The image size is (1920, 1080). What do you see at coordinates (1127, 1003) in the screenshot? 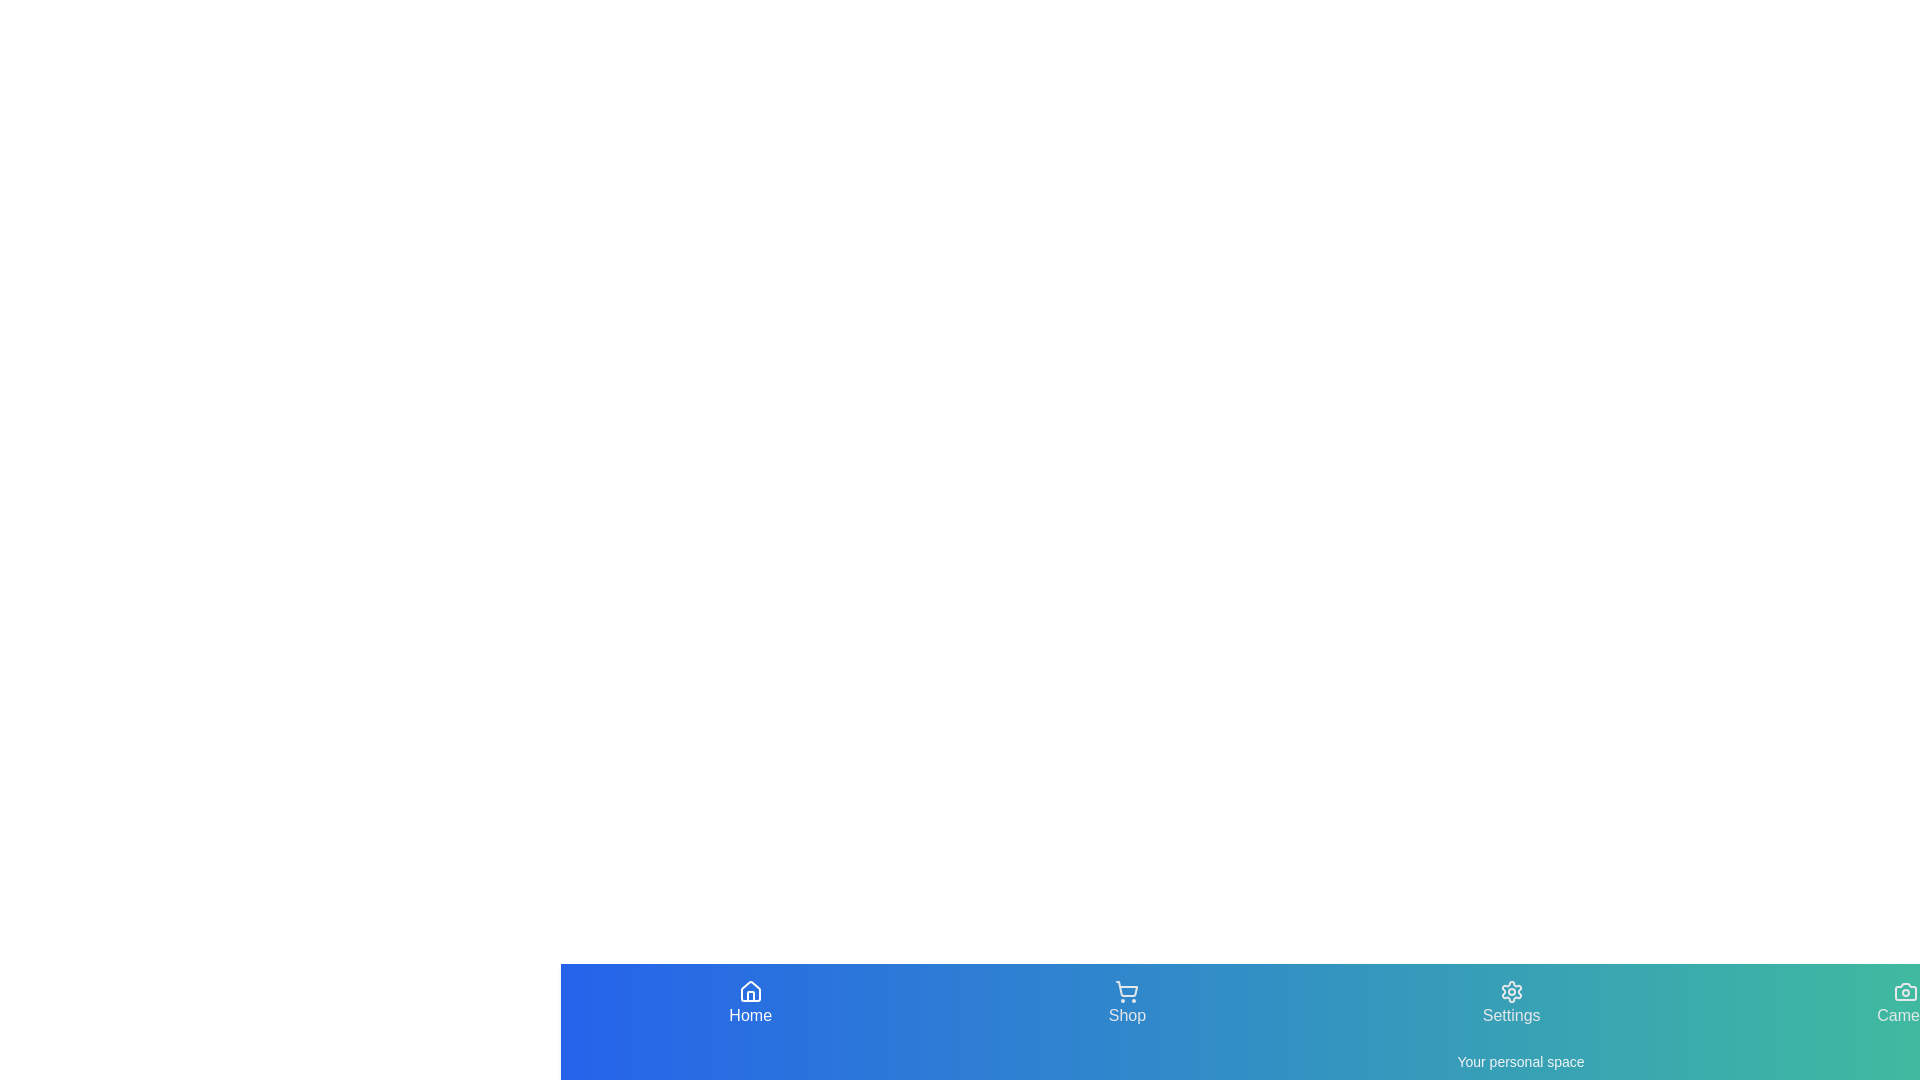
I see `the Shop navigation tab by clicking on it` at bounding box center [1127, 1003].